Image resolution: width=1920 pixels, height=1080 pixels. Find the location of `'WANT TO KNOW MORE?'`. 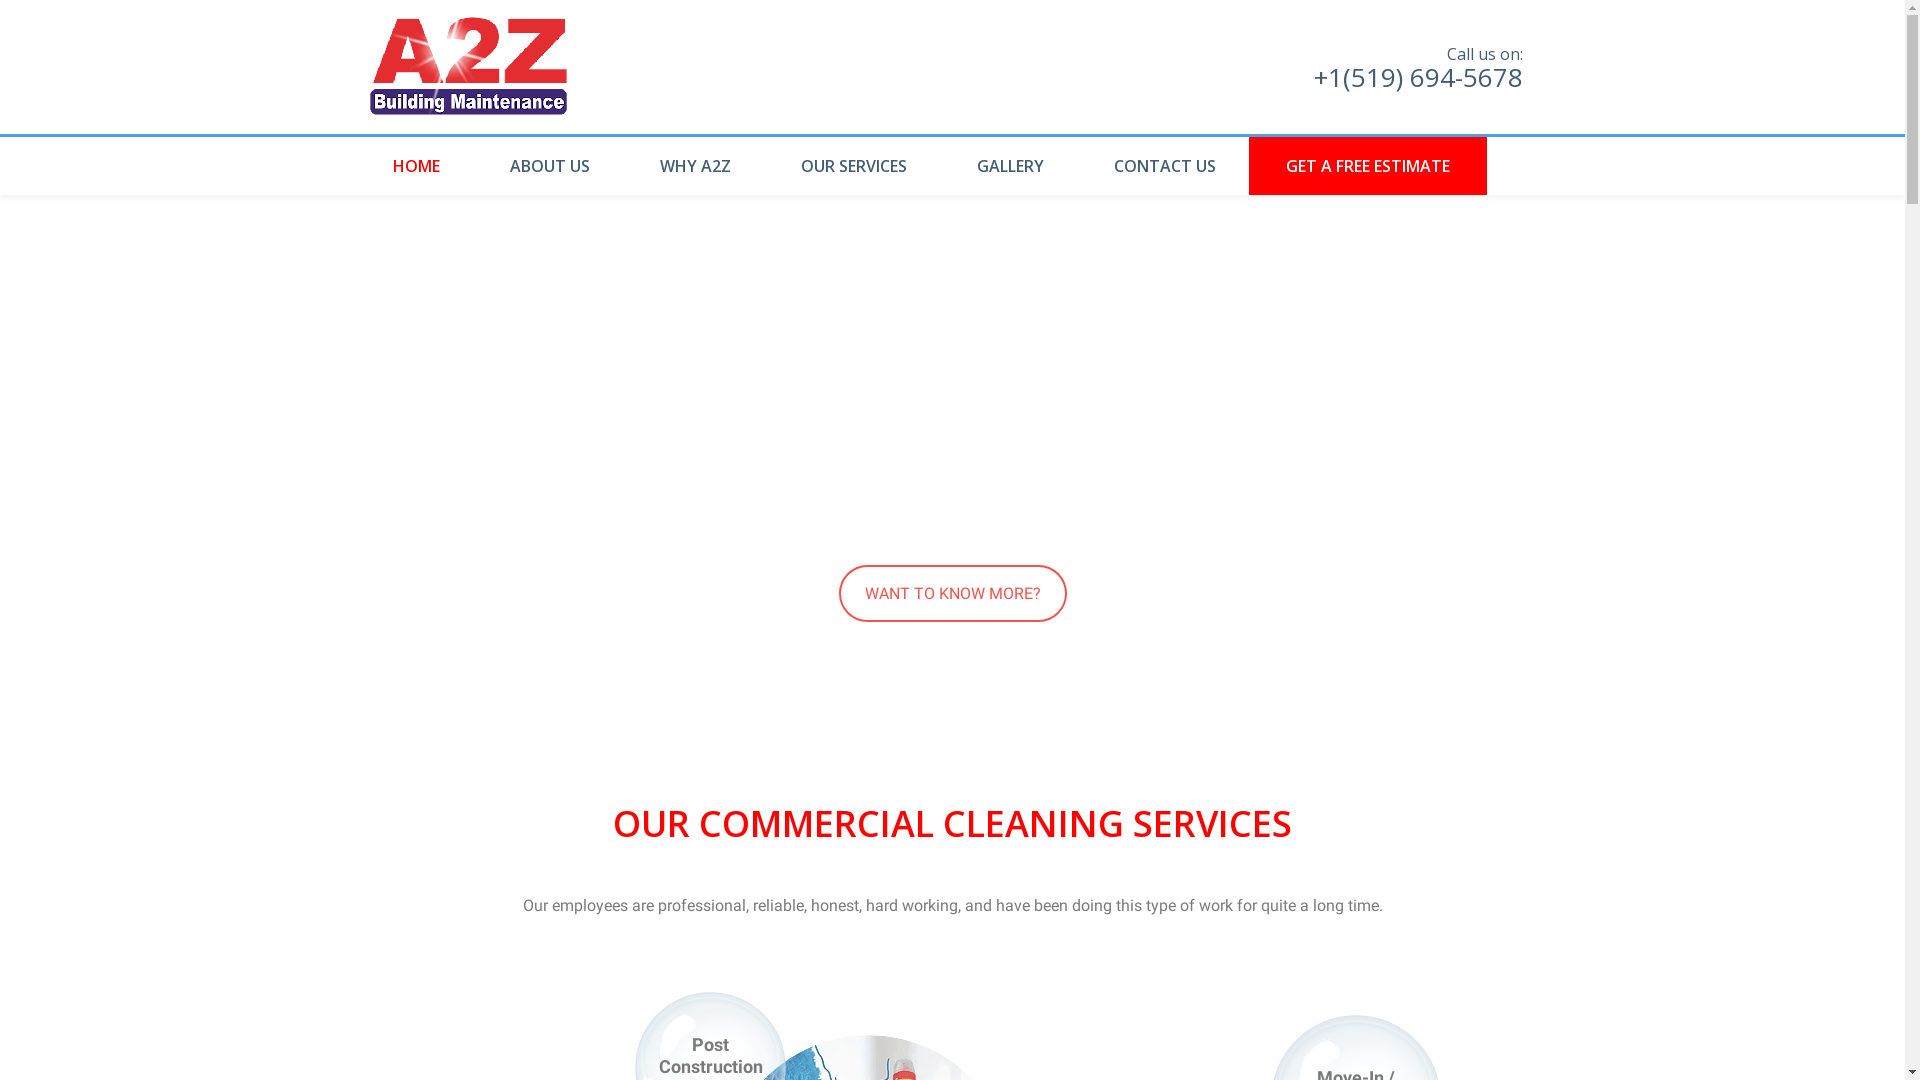

'WANT TO KNOW MORE?' is located at coordinates (950, 592).